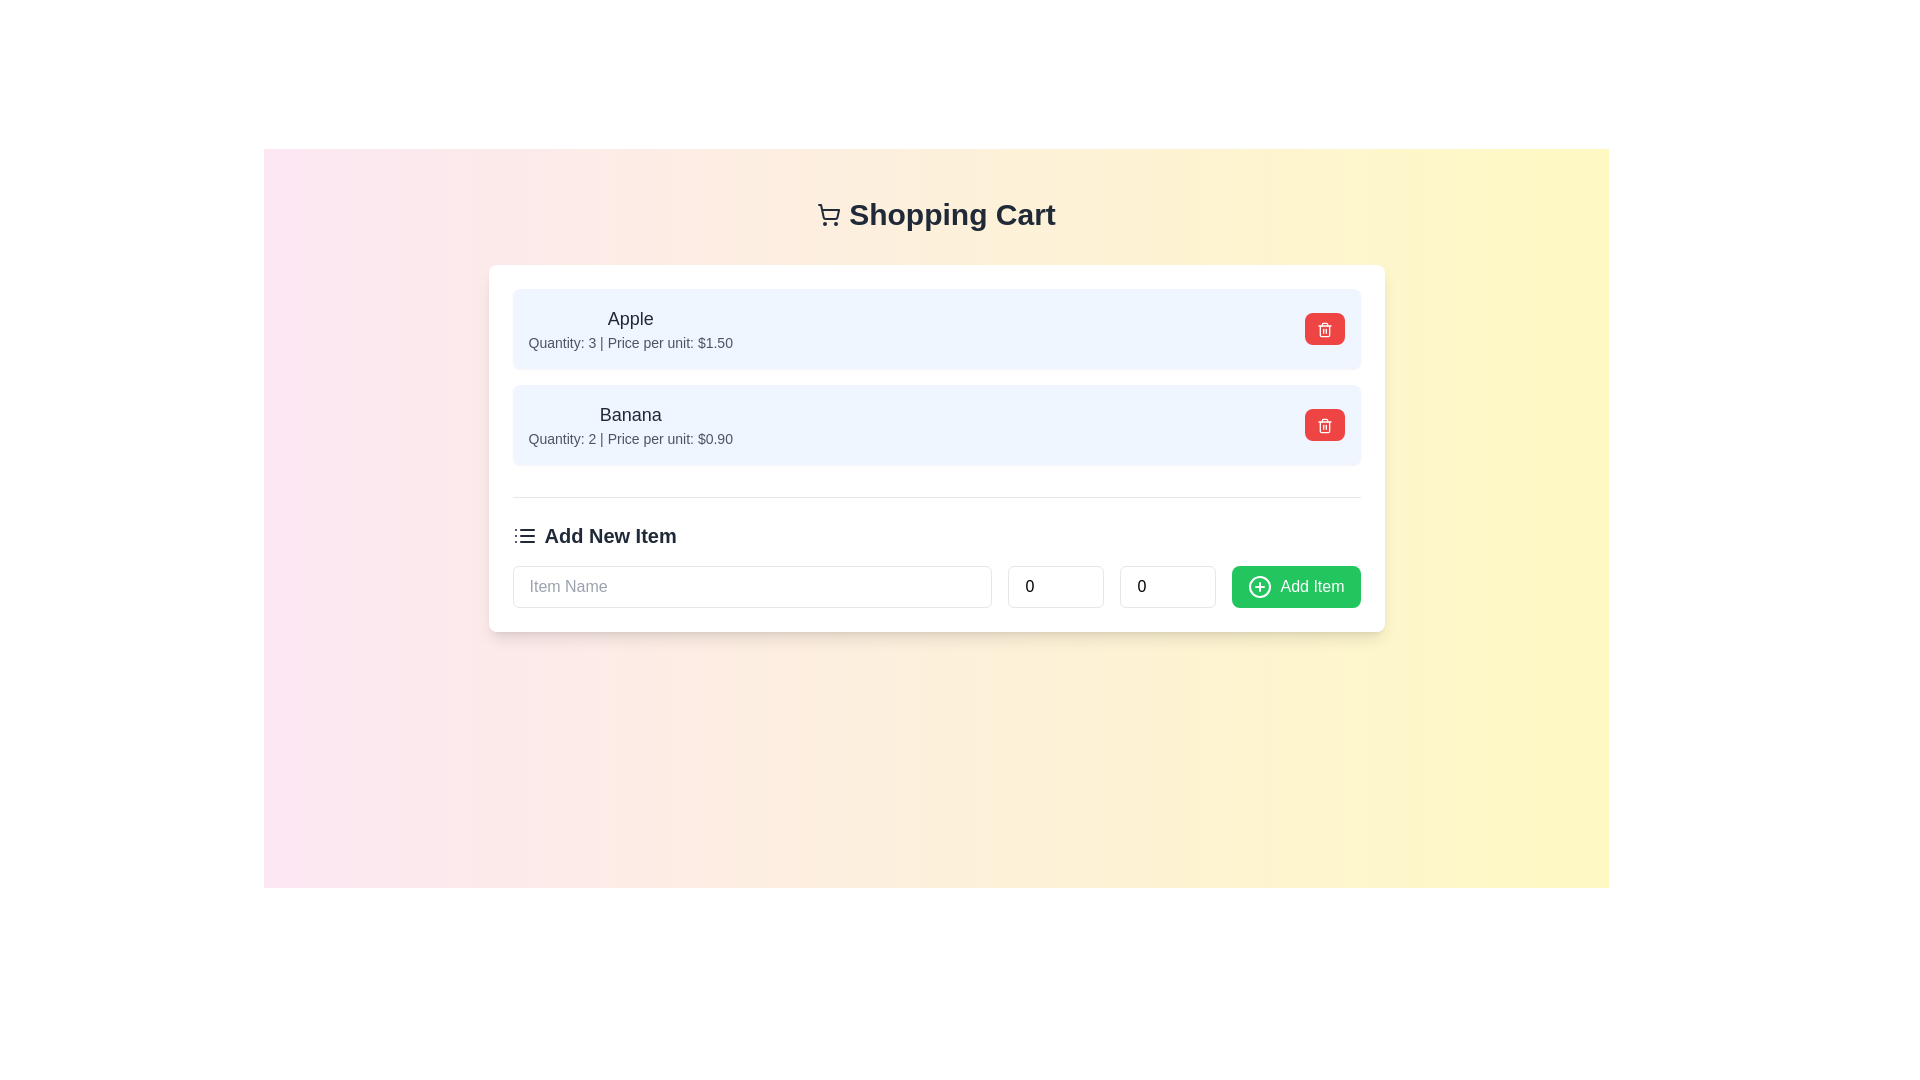  I want to click on the 'Add Item' button with a green background and white text, so click(1296, 585).